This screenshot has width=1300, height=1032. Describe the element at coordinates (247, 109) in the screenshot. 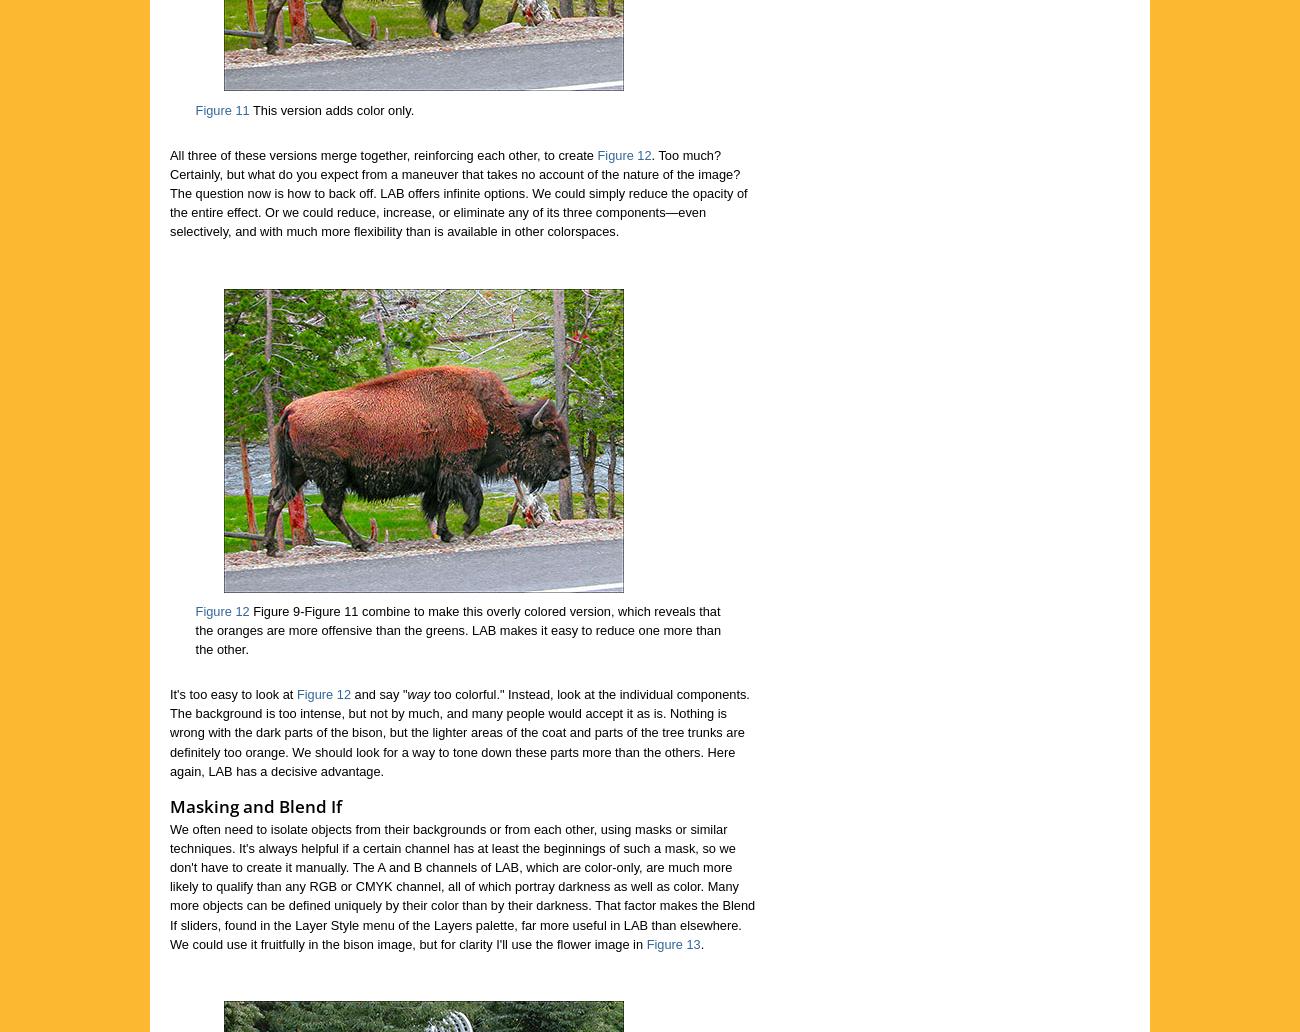

I see `'This version adds color only.'` at that location.